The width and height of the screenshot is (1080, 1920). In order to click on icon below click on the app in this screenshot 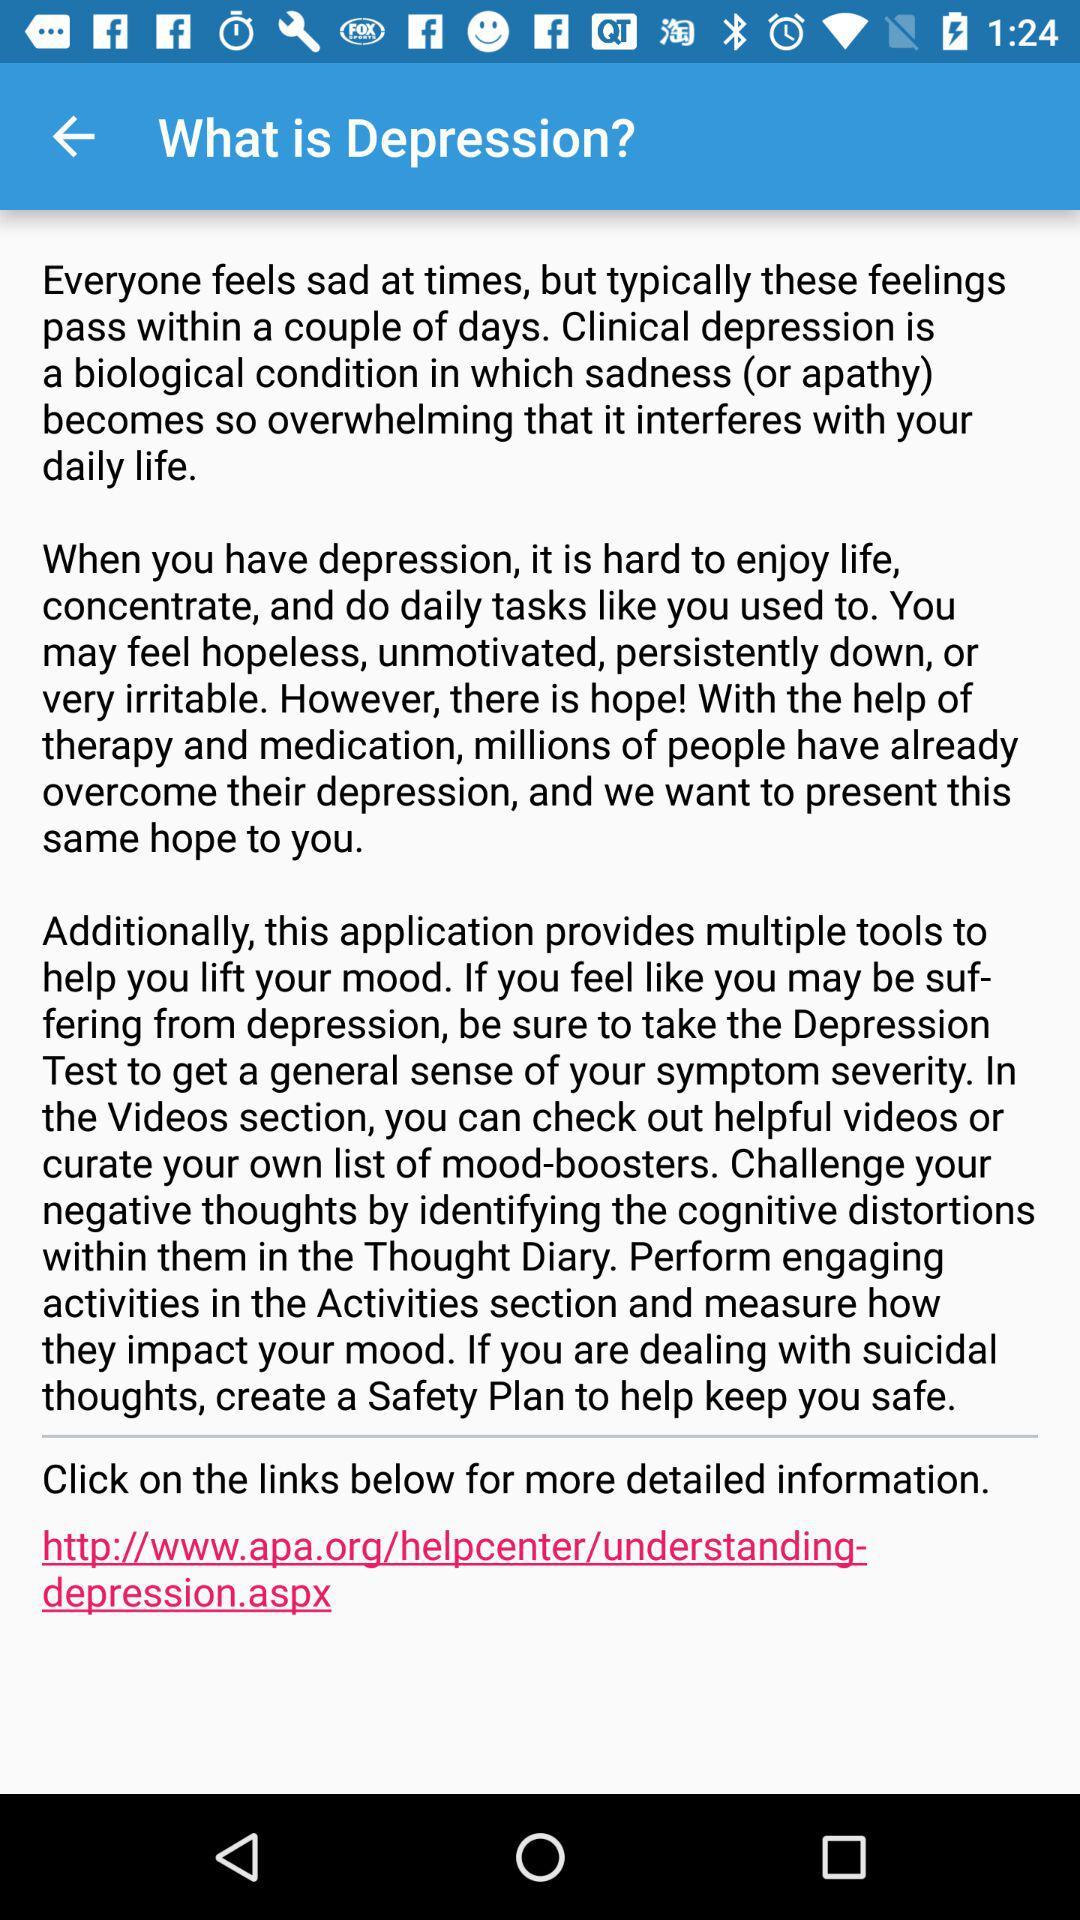, I will do `click(540, 1566)`.